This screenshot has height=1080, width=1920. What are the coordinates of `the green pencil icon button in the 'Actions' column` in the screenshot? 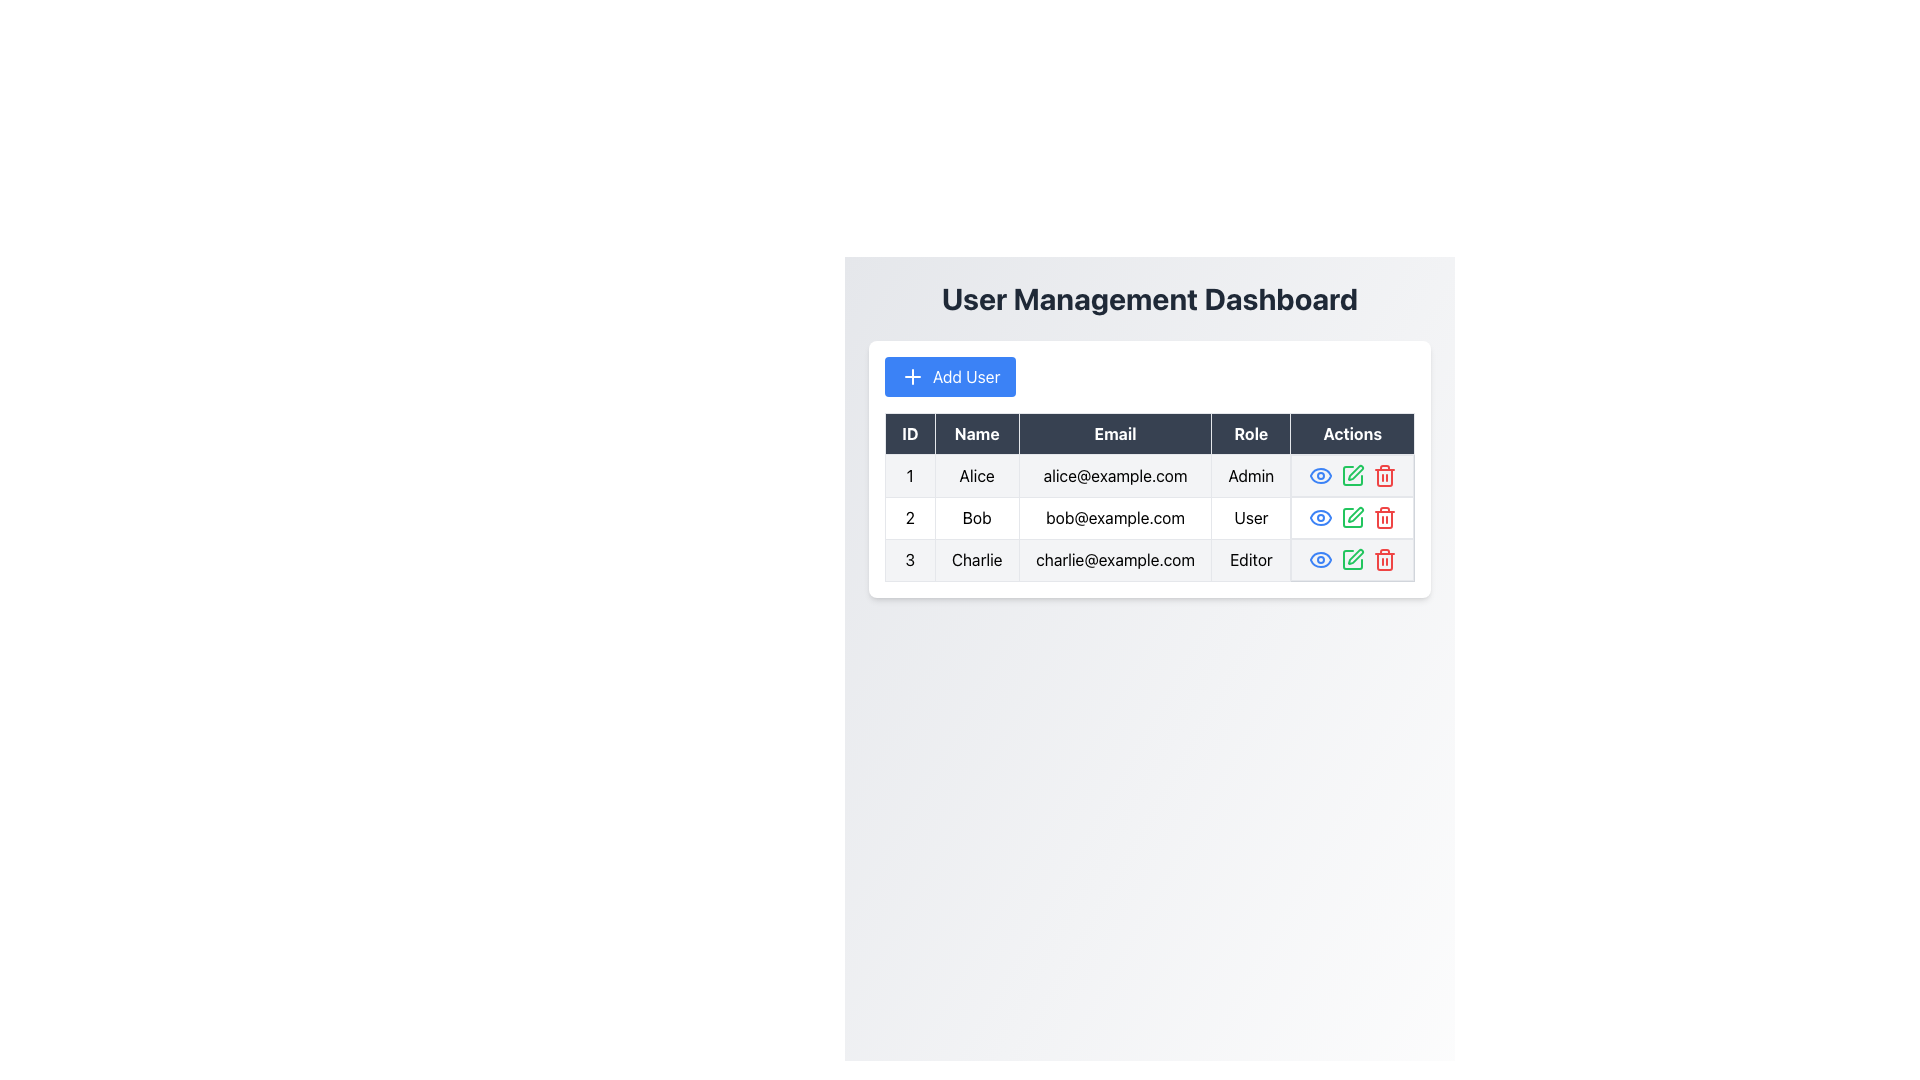 It's located at (1352, 475).